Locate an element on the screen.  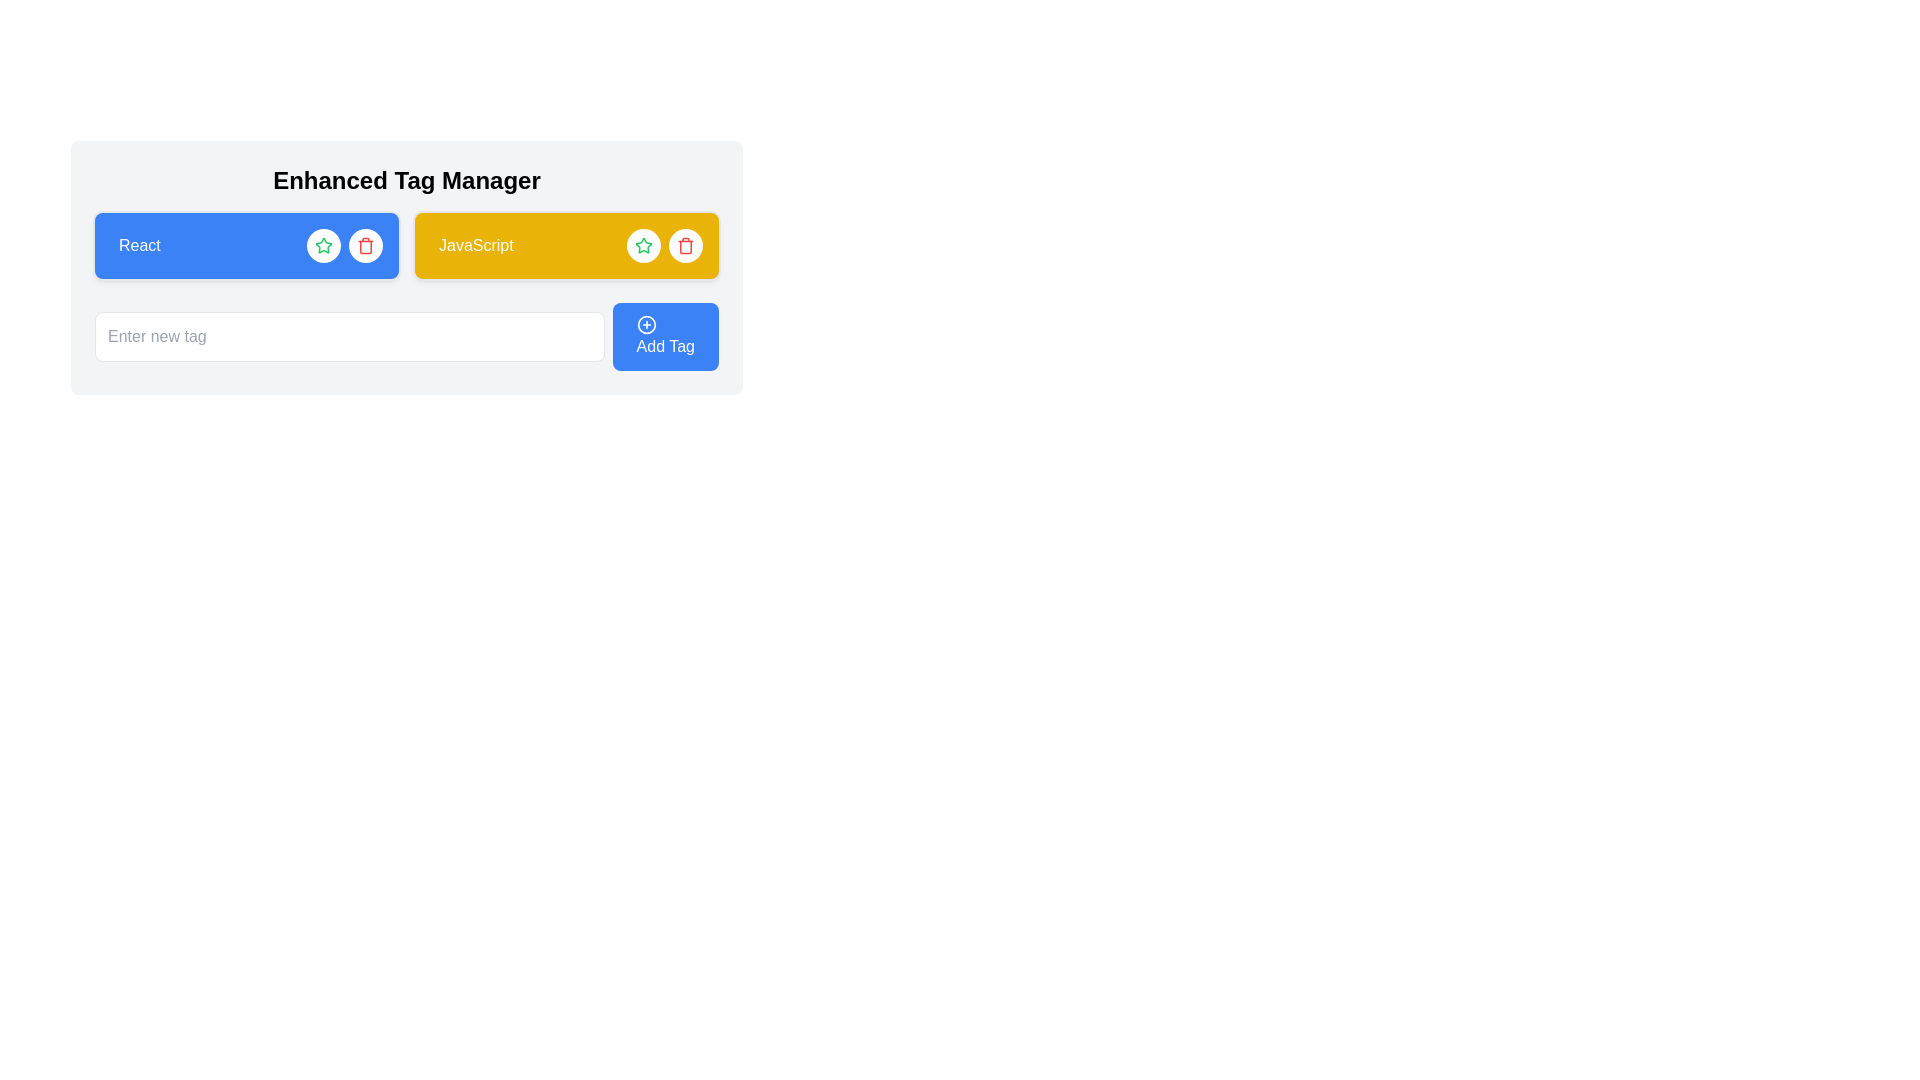
the circular outline of the 'Add Tag' button, which is part of the 'Enhanced Tag Manager' interface is located at coordinates (646, 323).